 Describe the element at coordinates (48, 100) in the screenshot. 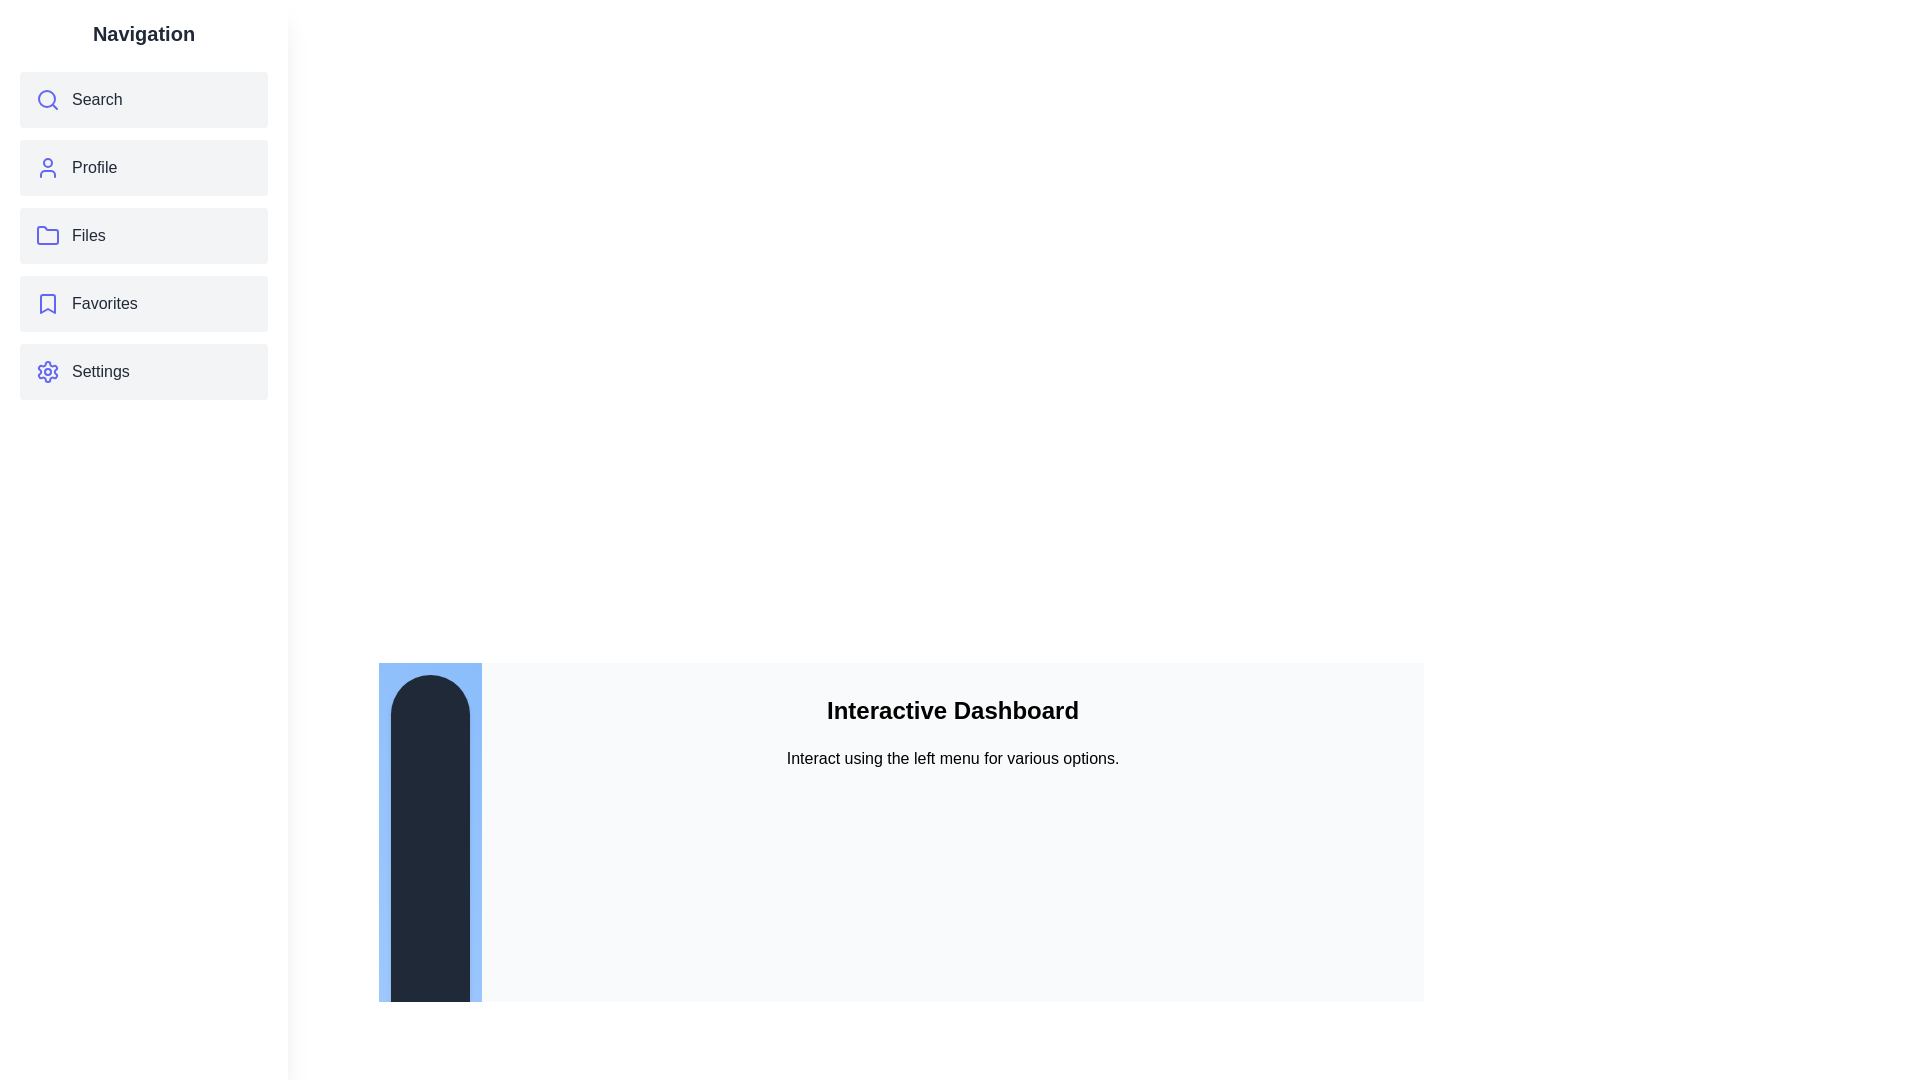

I see `the icon corresponding to Search in the sidebar` at that location.